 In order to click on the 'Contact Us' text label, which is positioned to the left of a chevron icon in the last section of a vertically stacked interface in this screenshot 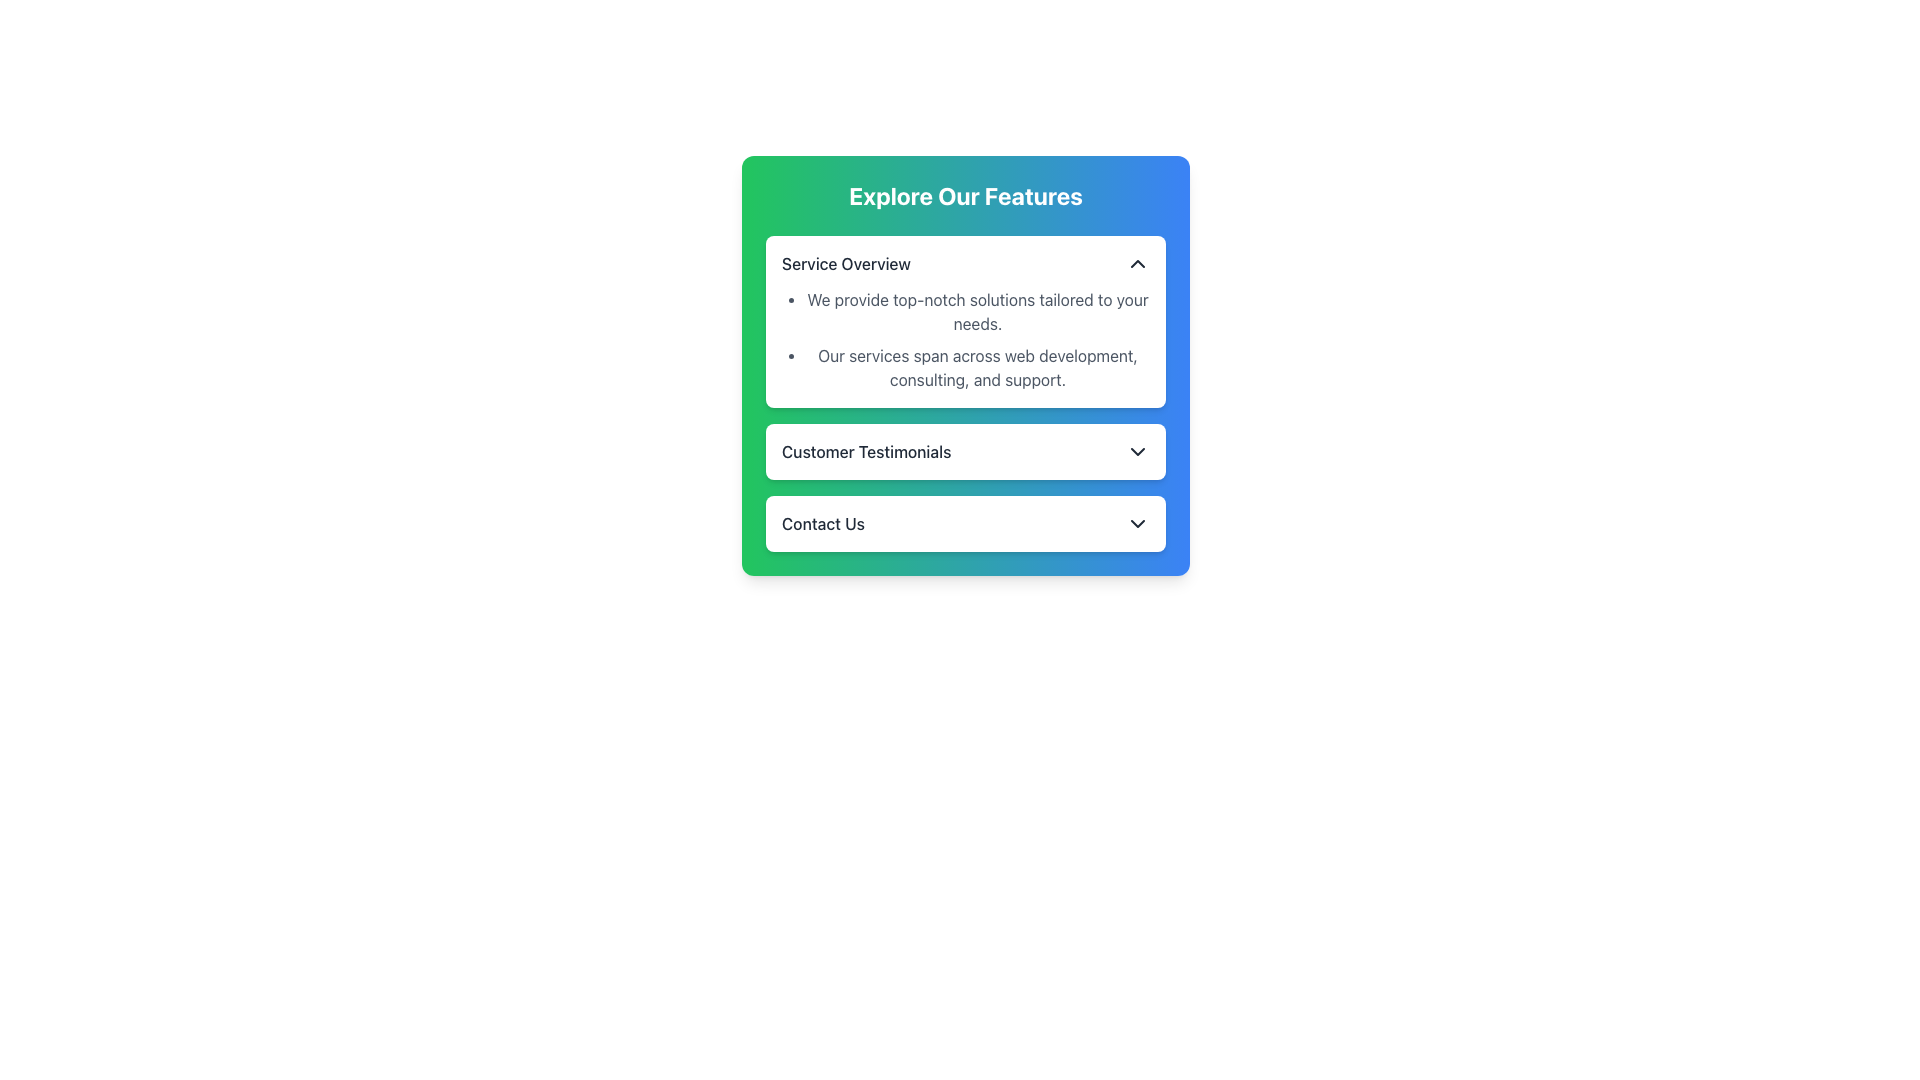, I will do `click(823, 523)`.